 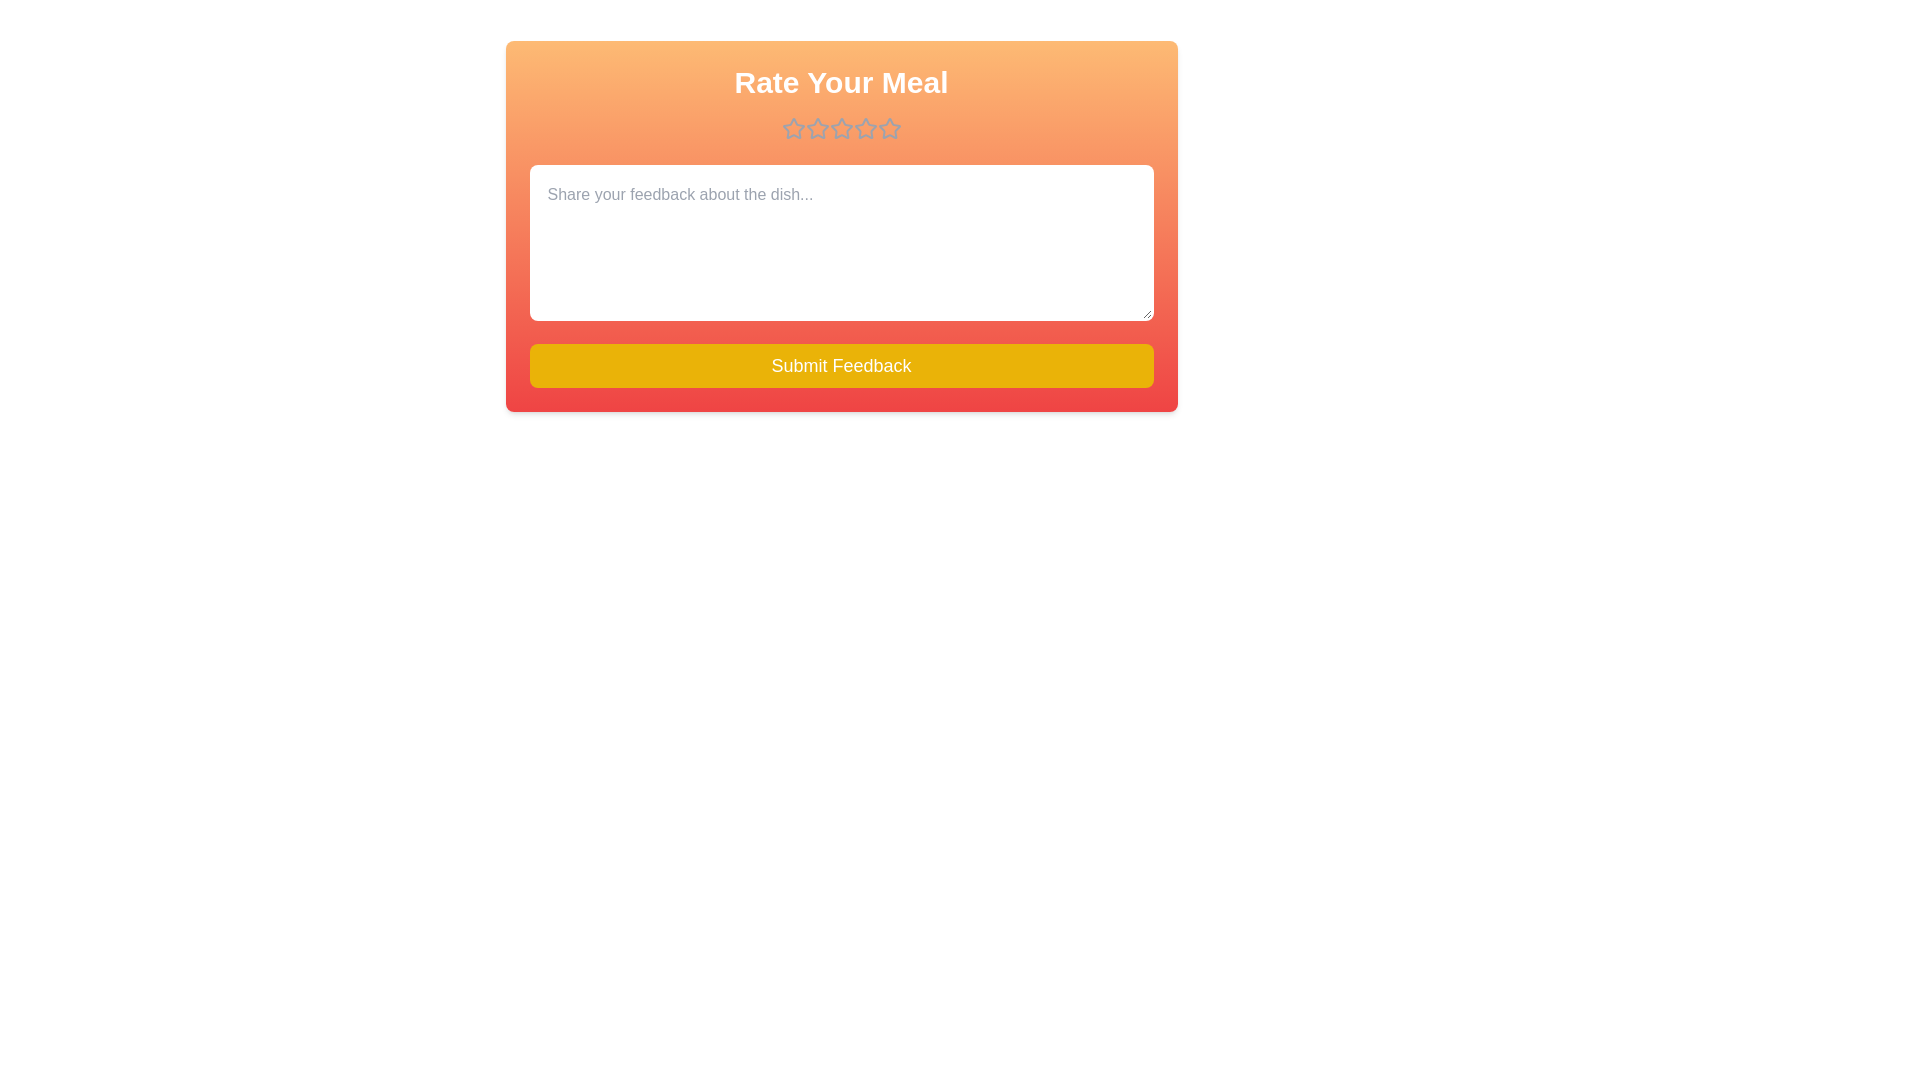 What do you see at coordinates (841, 128) in the screenshot?
I see `the star corresponding to 3 to preview the rating` at bounding box center [841, 128].